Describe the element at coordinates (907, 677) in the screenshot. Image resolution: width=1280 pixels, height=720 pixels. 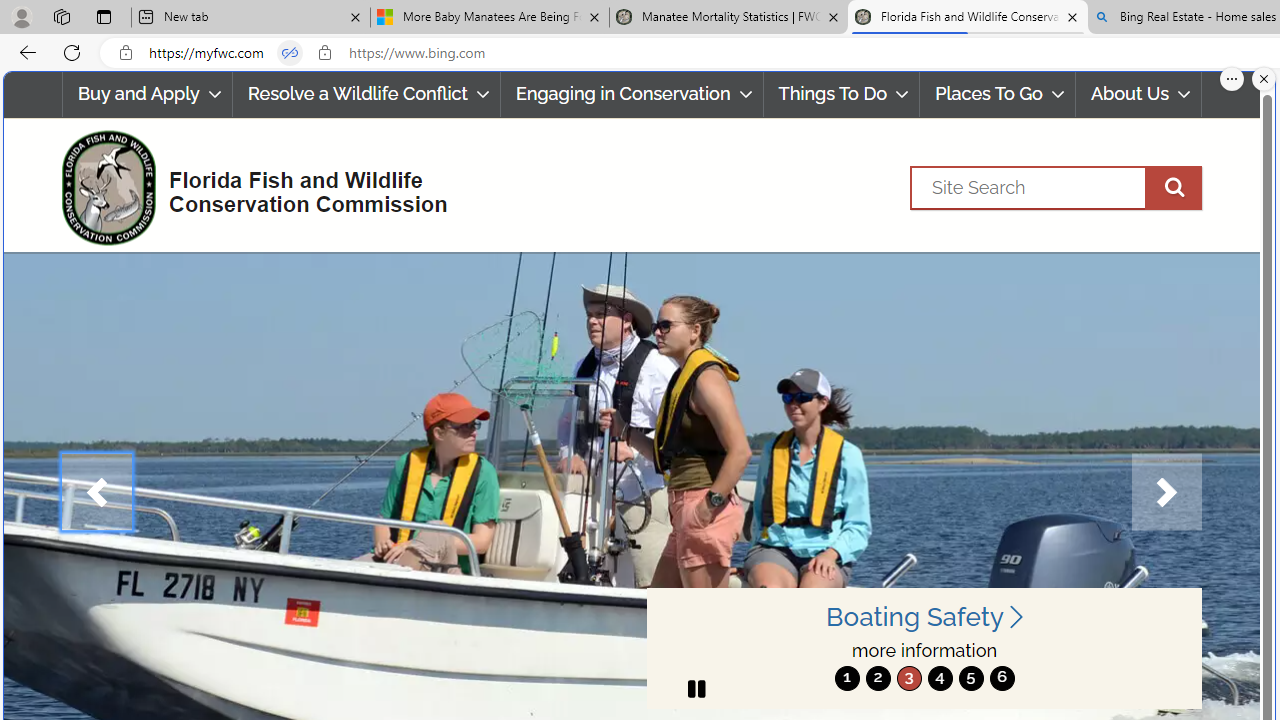
I see `'move to slide 3'` at that location.